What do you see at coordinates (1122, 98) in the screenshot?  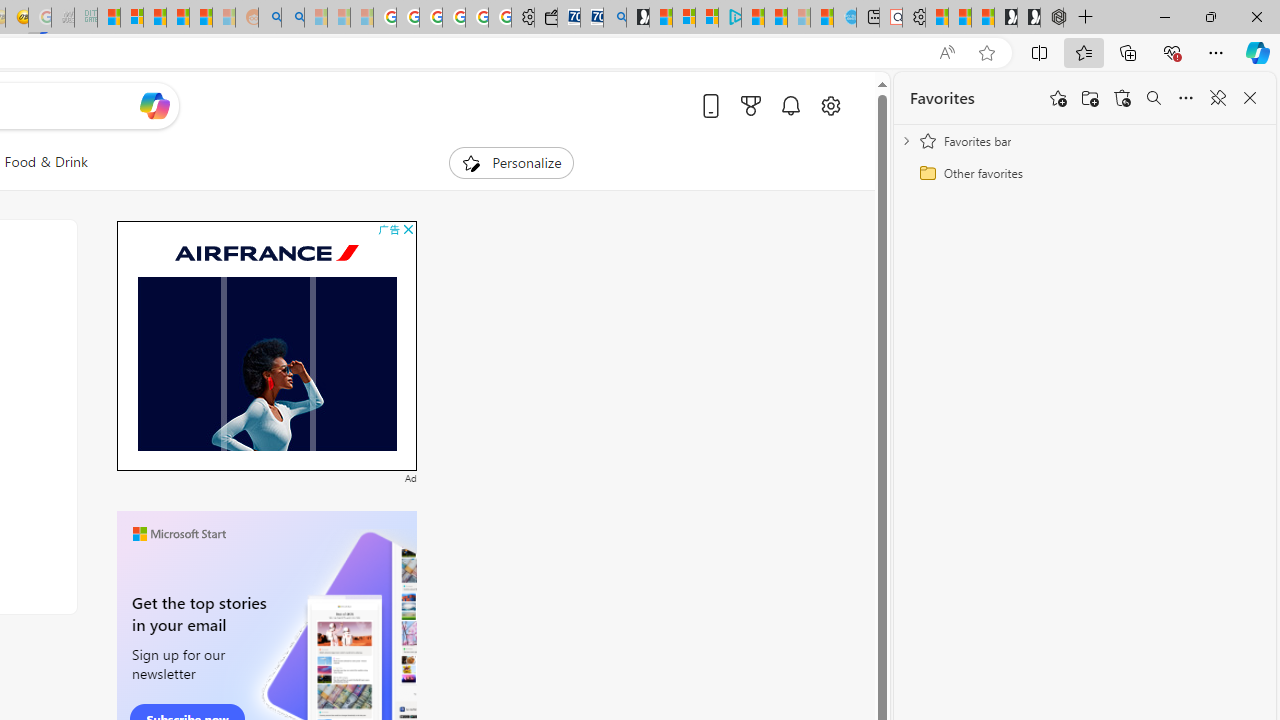 I see `'Restore deleted favorites'` at bounding box center [1122, 98].